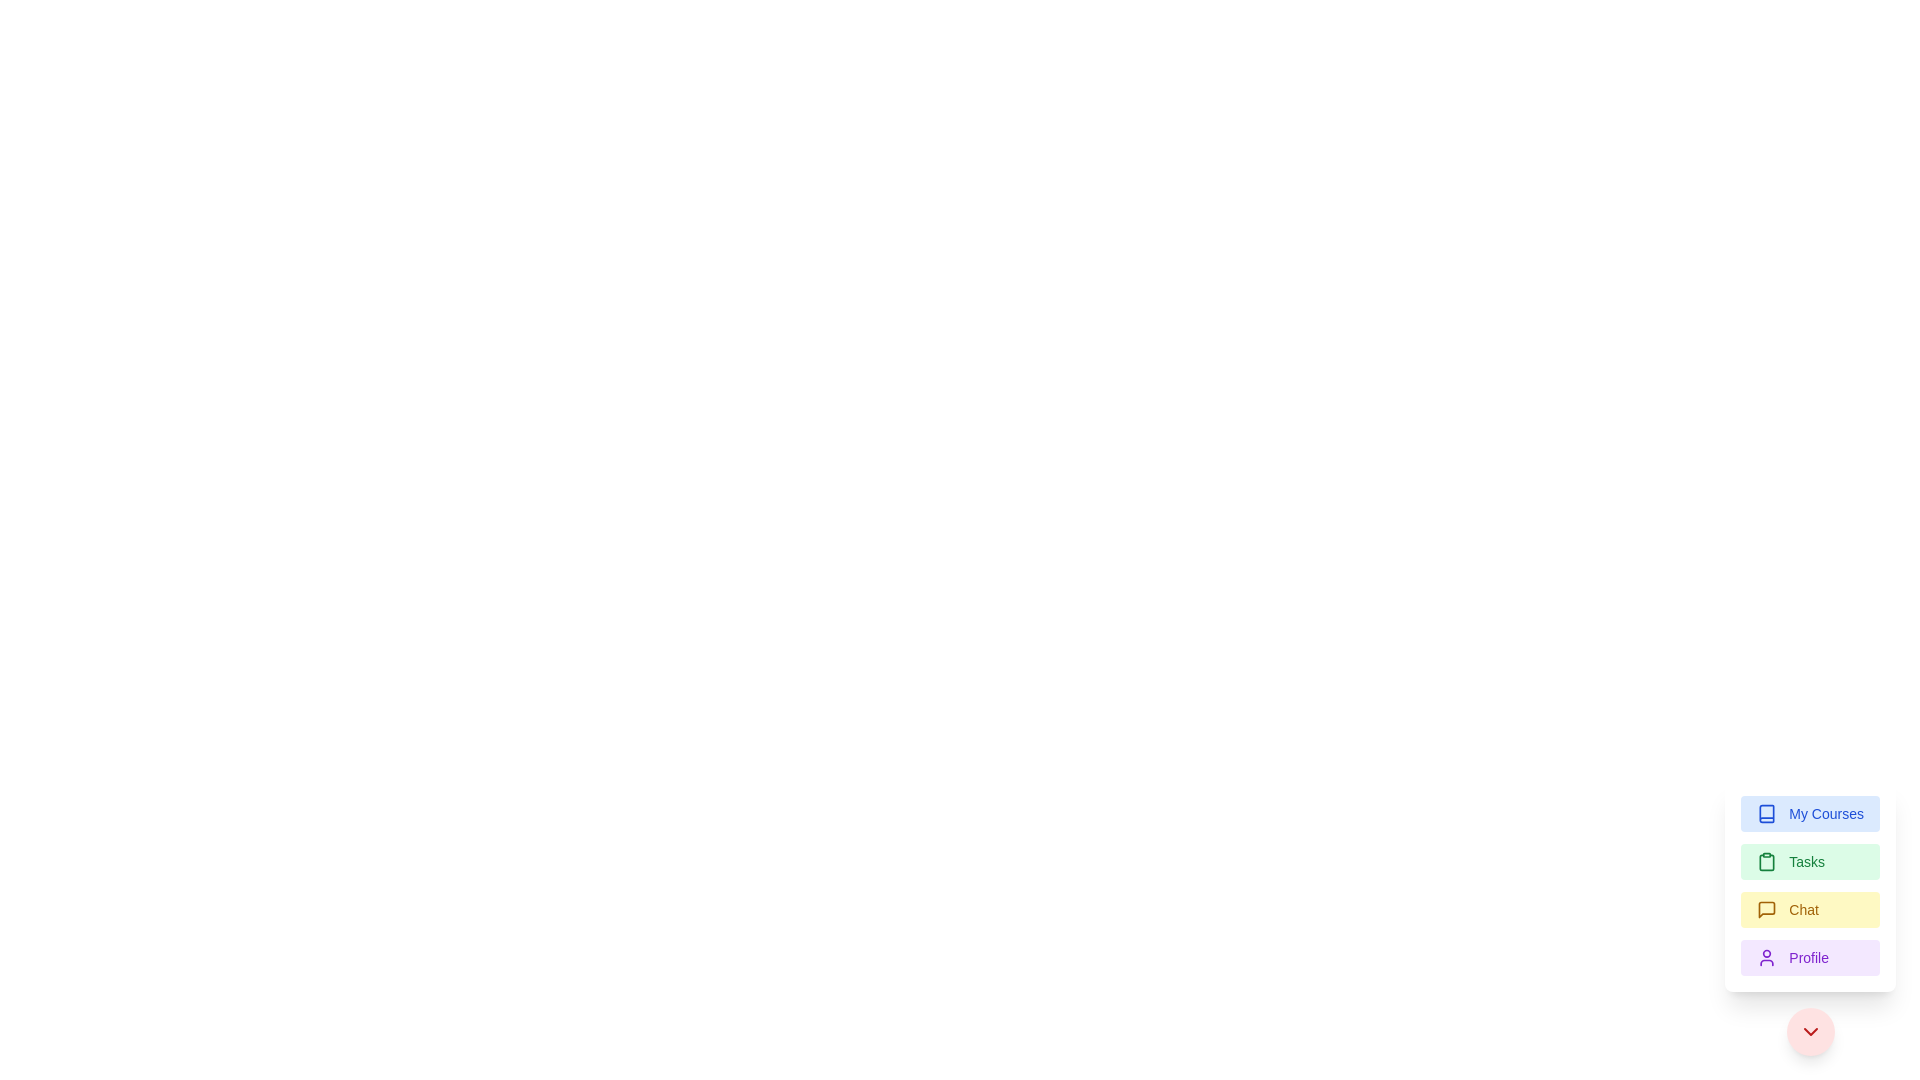  I want to click on the 'Tasks' button, which is a rectangular button with a light green background and a clipboard icon, located below 'My Courses' and above 'Chat', so click(1810, 860).